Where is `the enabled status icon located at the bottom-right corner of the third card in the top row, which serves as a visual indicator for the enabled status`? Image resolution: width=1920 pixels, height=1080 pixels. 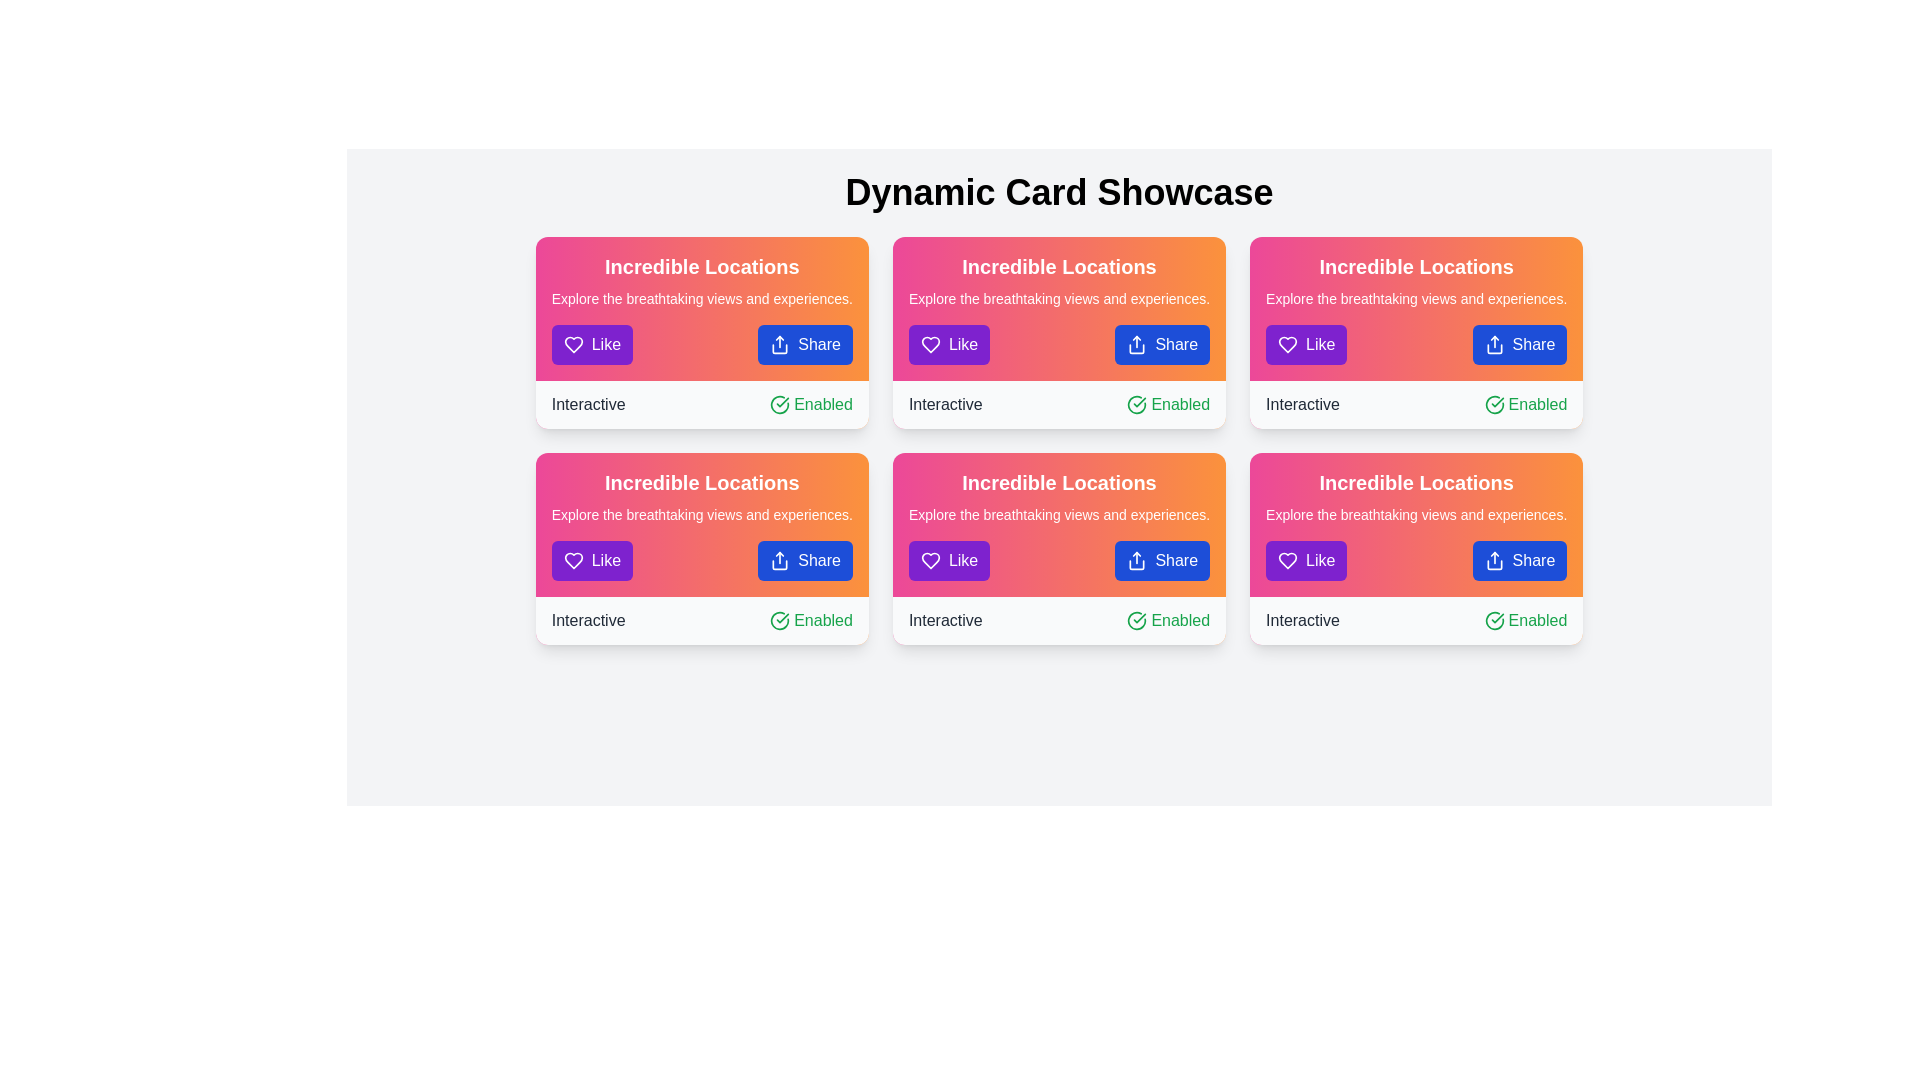 the enabled status icon located at the bottom-right corner of the third card in the top row, which serves as a visual indicator for the enabled status is located at coordinates (1137, 405).